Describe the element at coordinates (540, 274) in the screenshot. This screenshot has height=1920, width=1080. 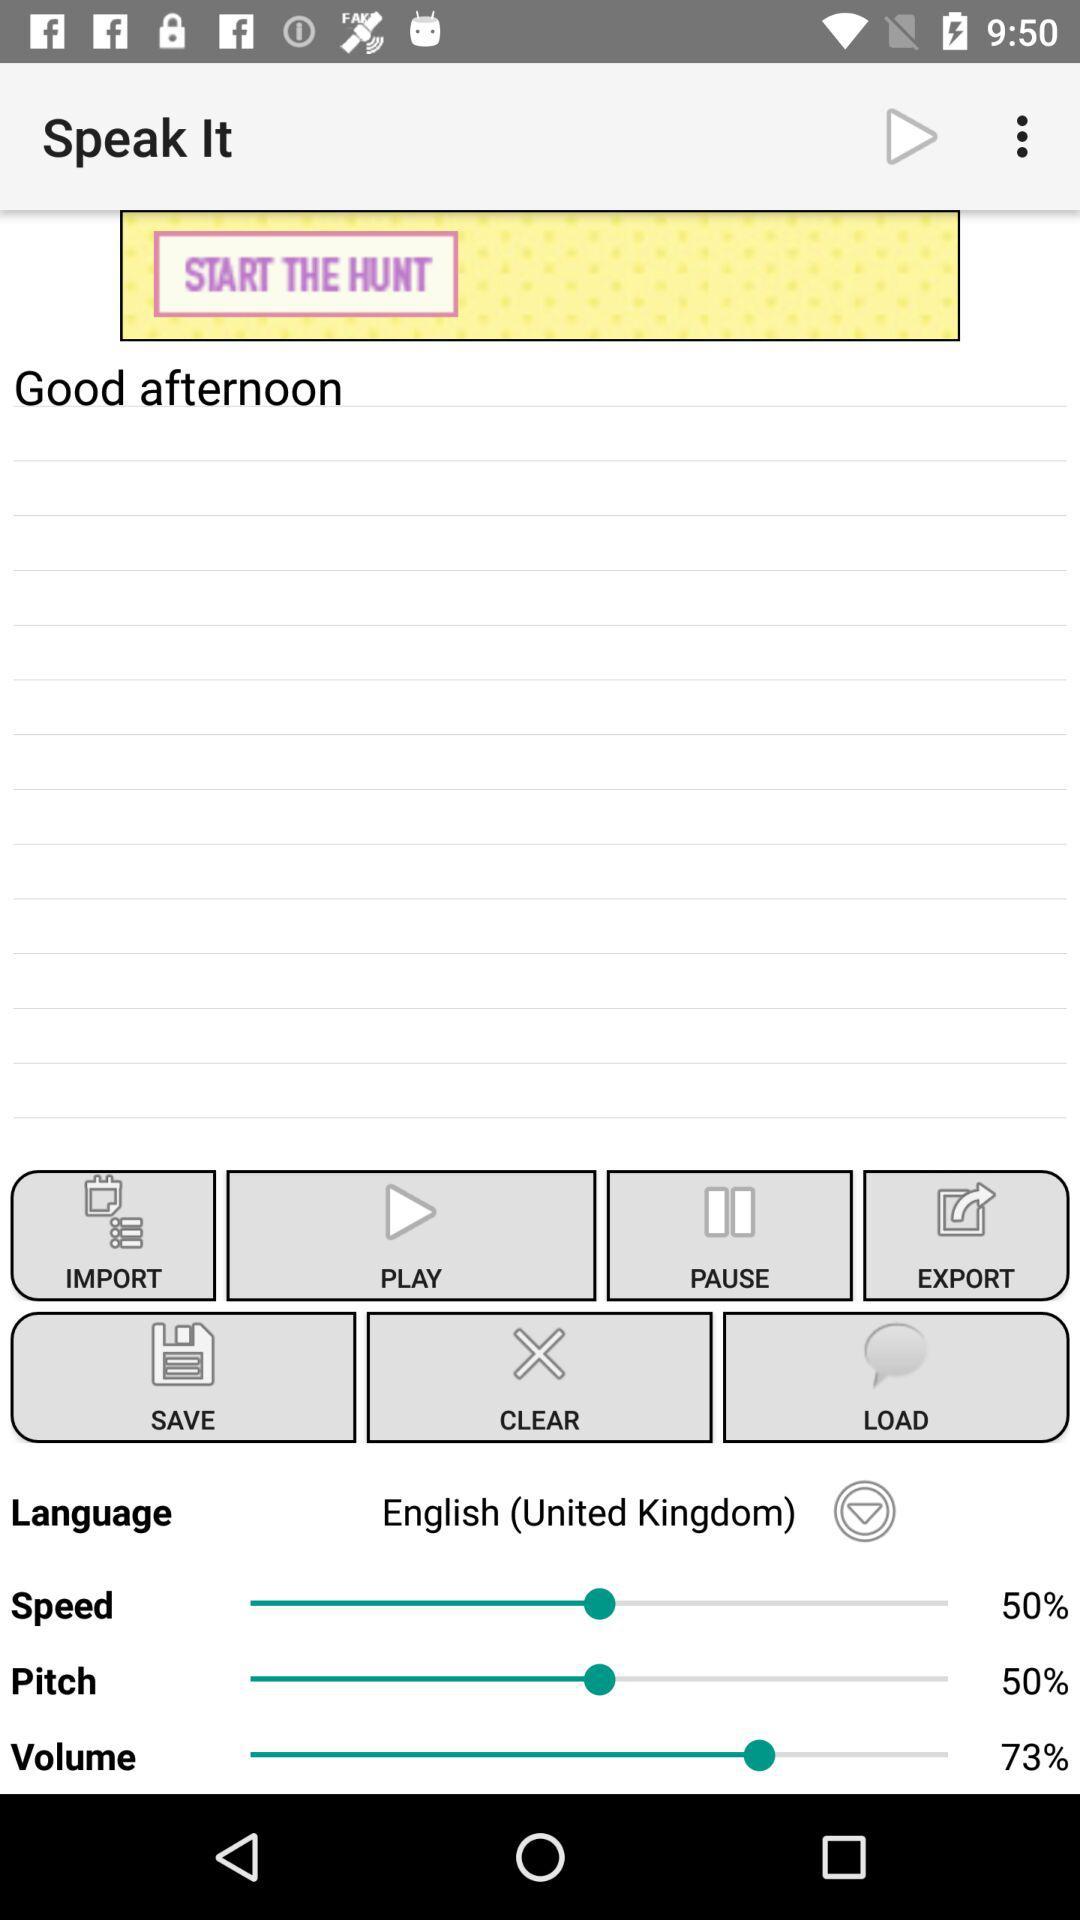
I see `visit advertisement` at that location.